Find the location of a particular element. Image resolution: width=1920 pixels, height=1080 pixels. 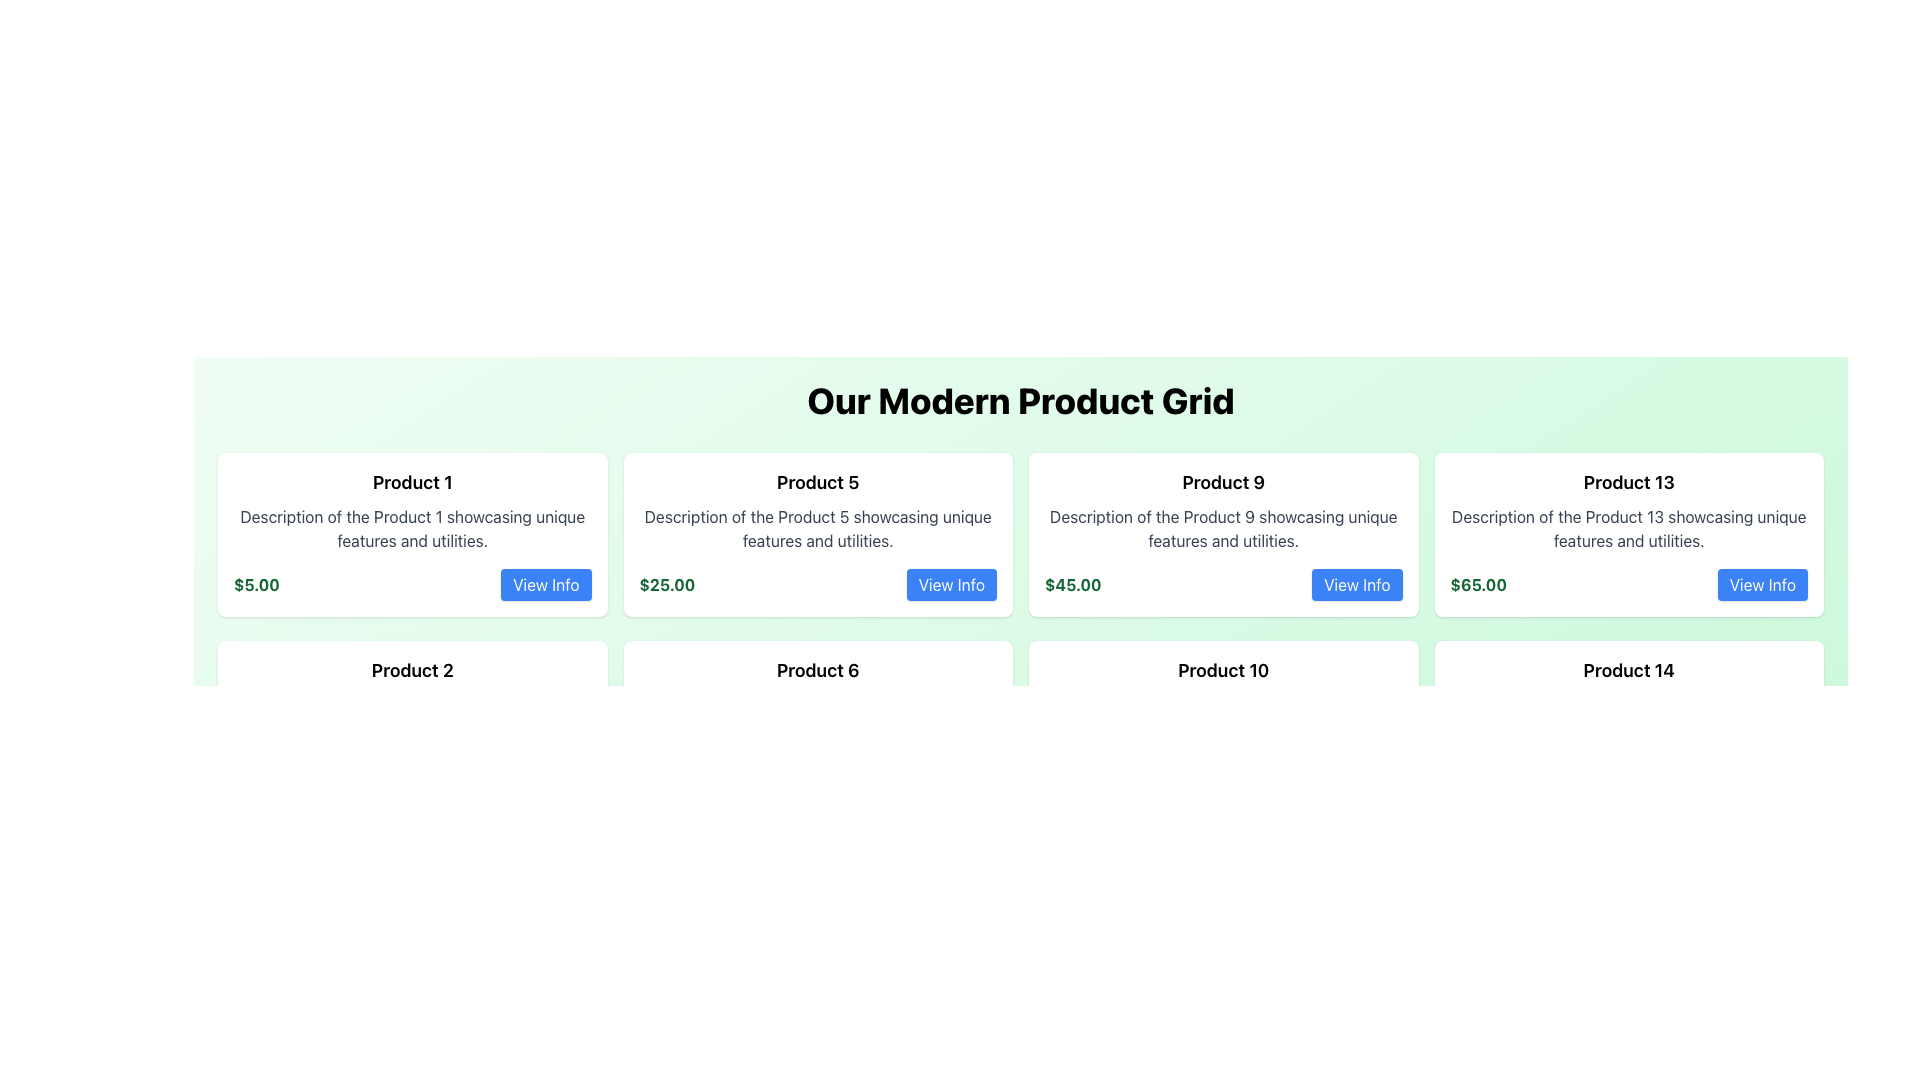

the button in the second card of the product grid labeled 'Product 5' to change its color is located at coordinates (950, 585).